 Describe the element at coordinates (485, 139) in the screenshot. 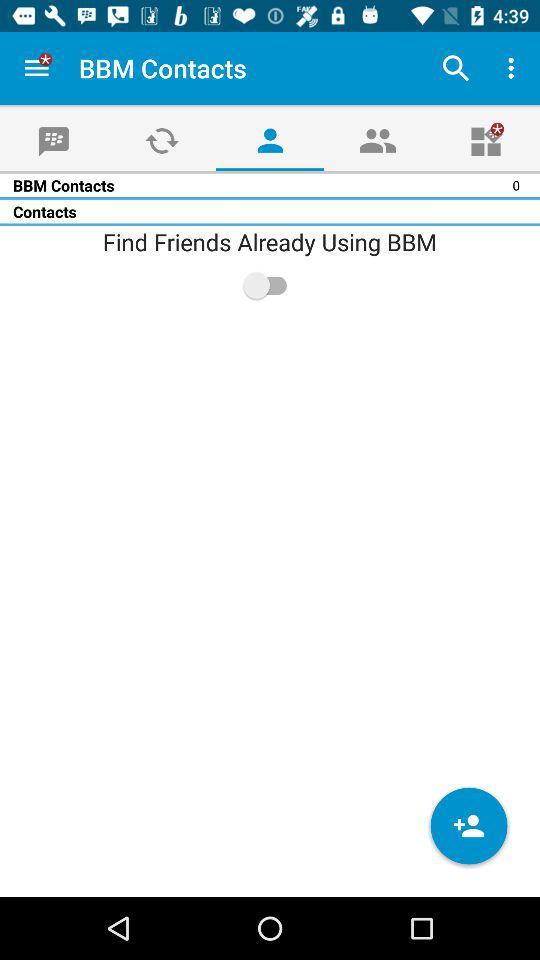

I see `the gift icon` at that location.